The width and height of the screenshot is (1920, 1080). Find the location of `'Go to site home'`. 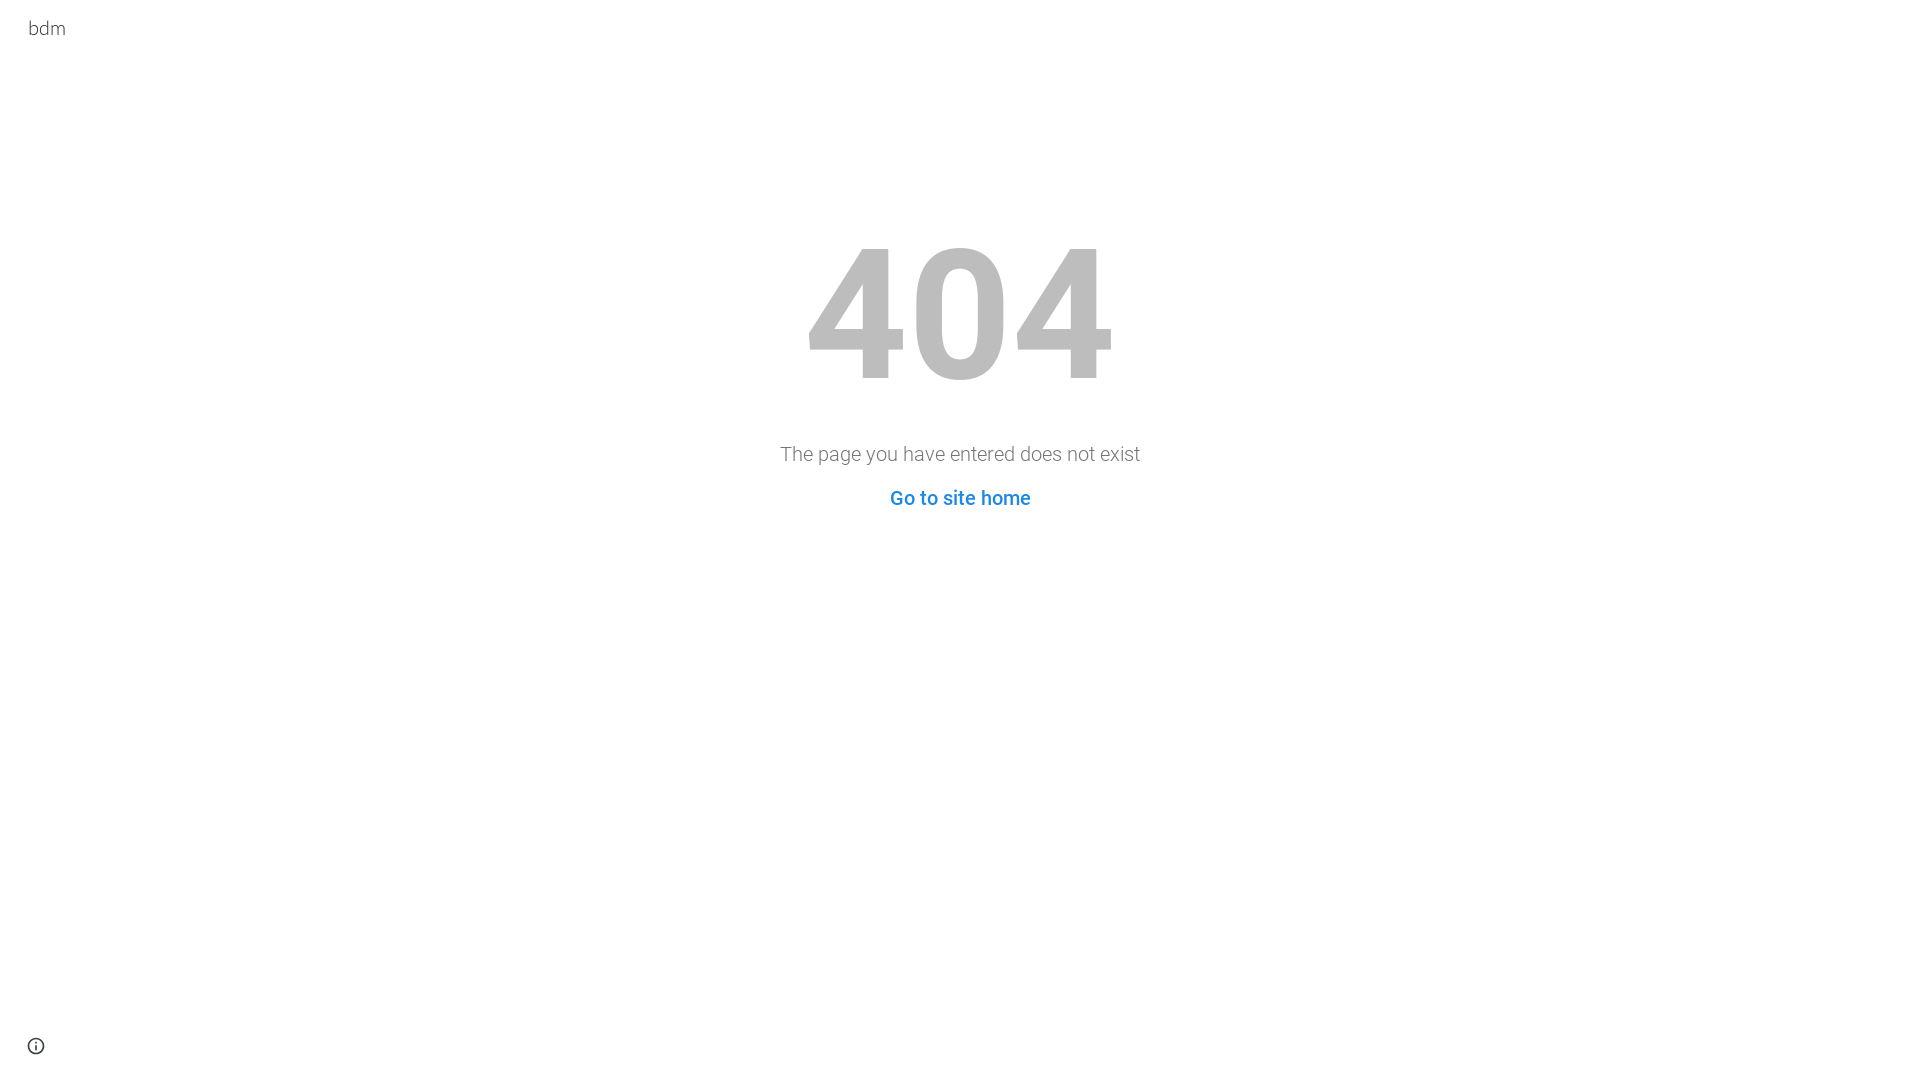

'Go to site home' is located at coordinates (888, 496).